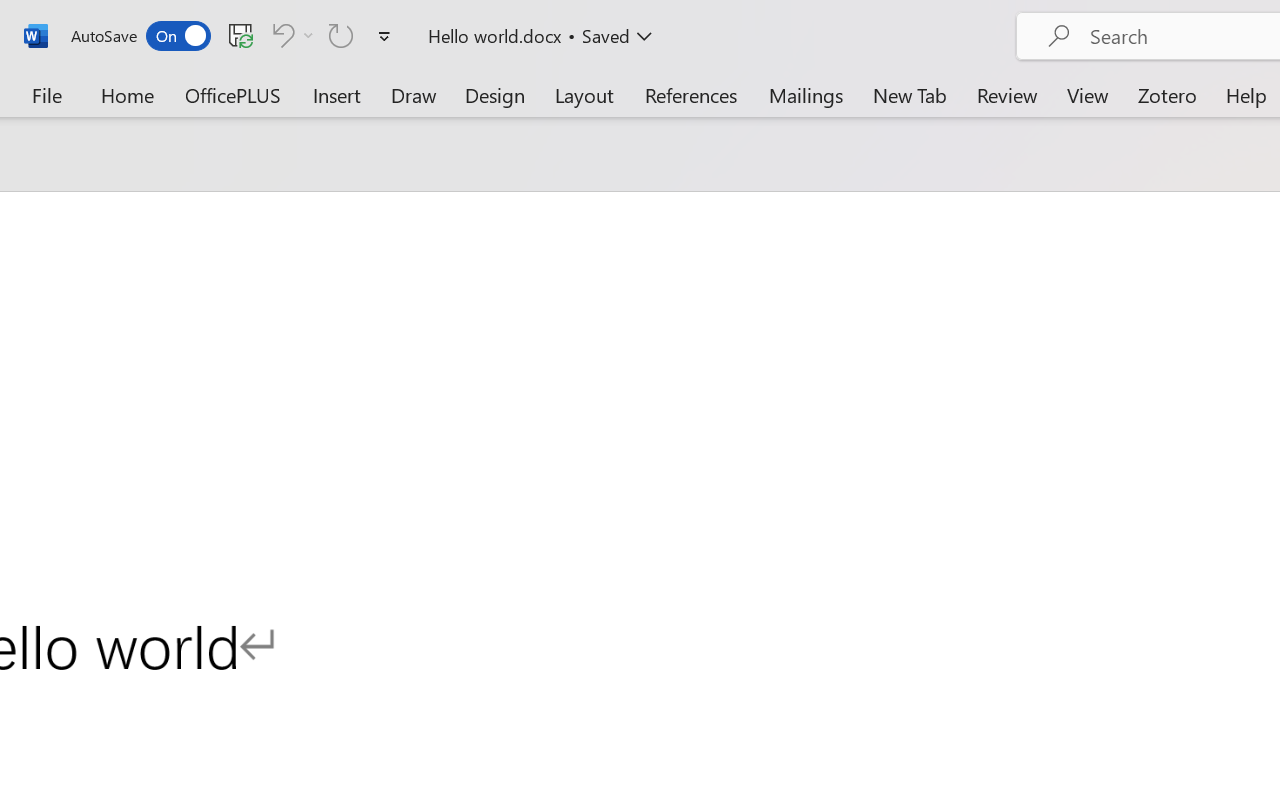 The width and height of the screenshot is (1280, 800). Describe the element at coordinates (806, 94) in the screenshot. I see `'Mailings'` at that location.